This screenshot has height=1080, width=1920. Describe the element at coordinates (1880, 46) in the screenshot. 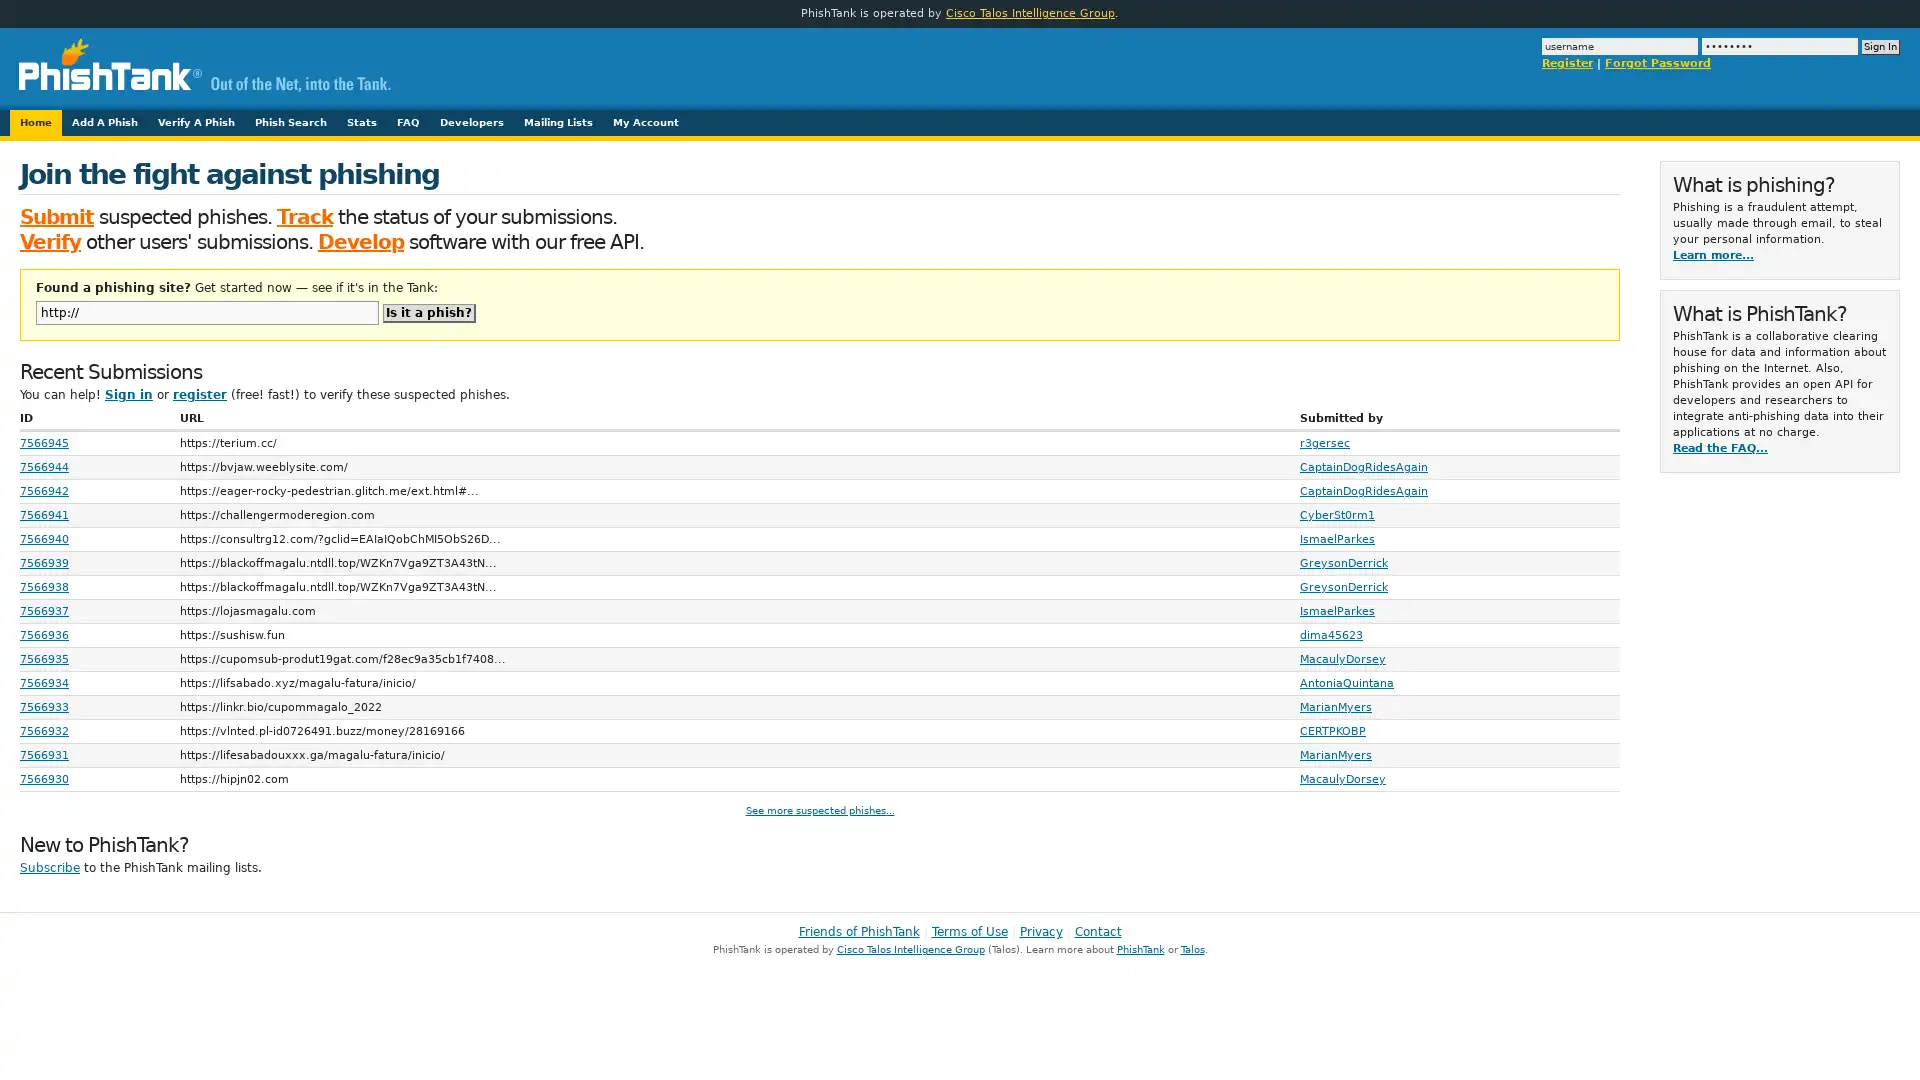

I see `Sign In` at that location.